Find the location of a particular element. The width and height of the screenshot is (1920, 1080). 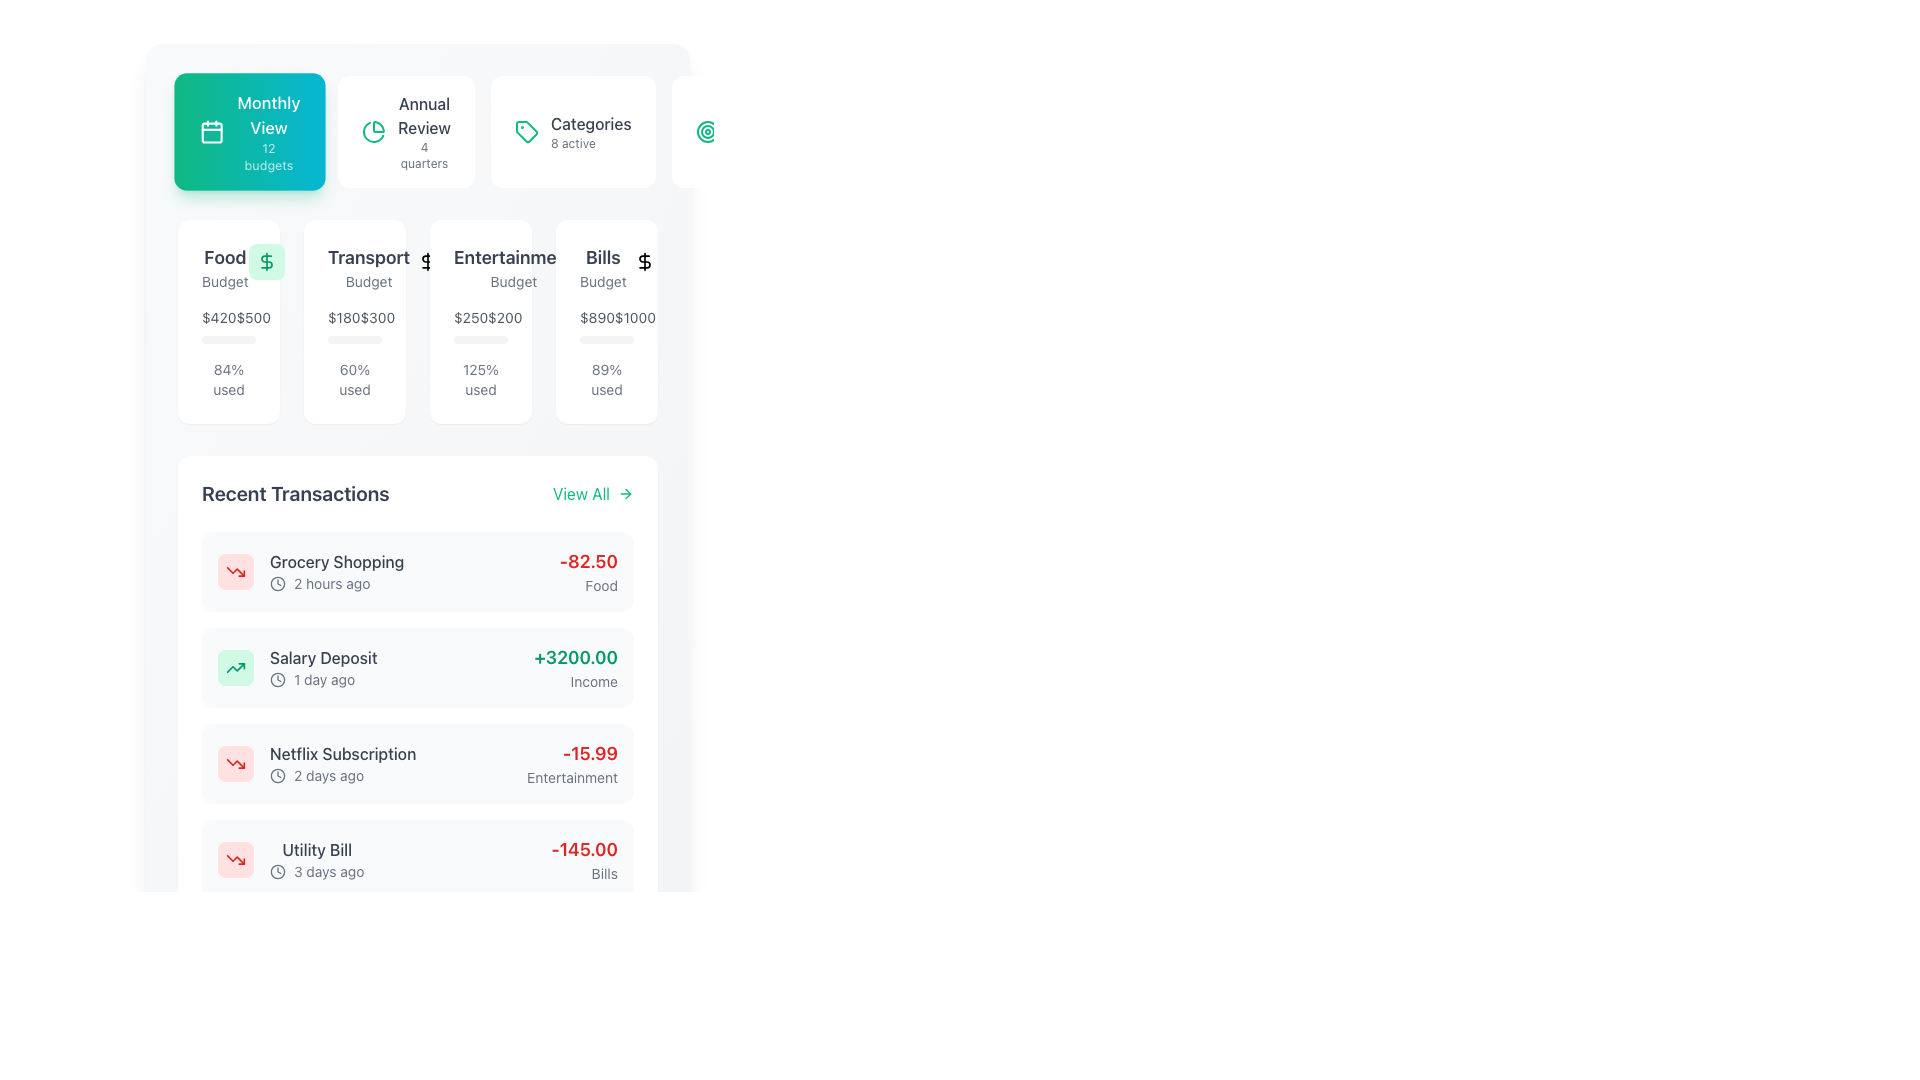

the small green icon resembling a label tag located to the left of the text 'Categories' in the button labeled 'Categories 8 active' is located at coordinates (526, 131).